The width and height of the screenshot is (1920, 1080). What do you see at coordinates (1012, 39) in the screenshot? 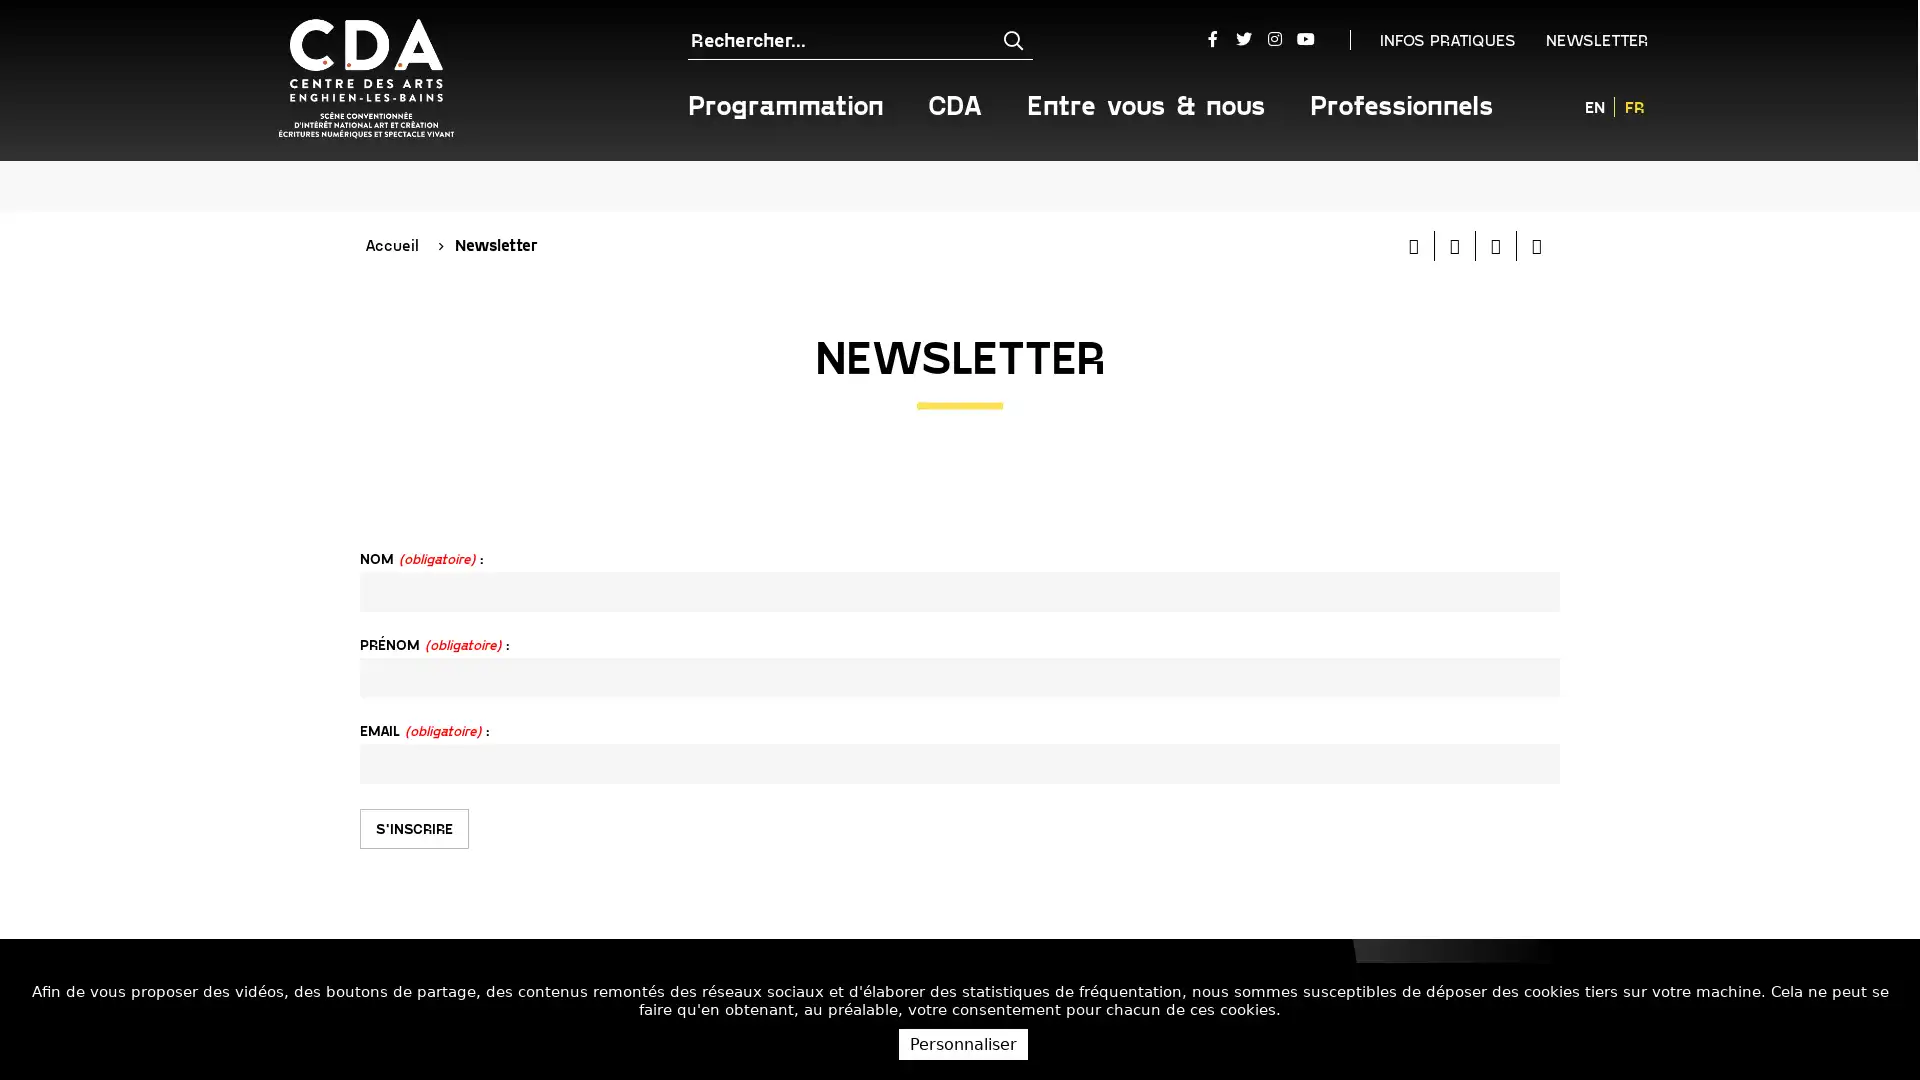
I see `Rechercher sur tout le site` at bounding box center [1012, 39].